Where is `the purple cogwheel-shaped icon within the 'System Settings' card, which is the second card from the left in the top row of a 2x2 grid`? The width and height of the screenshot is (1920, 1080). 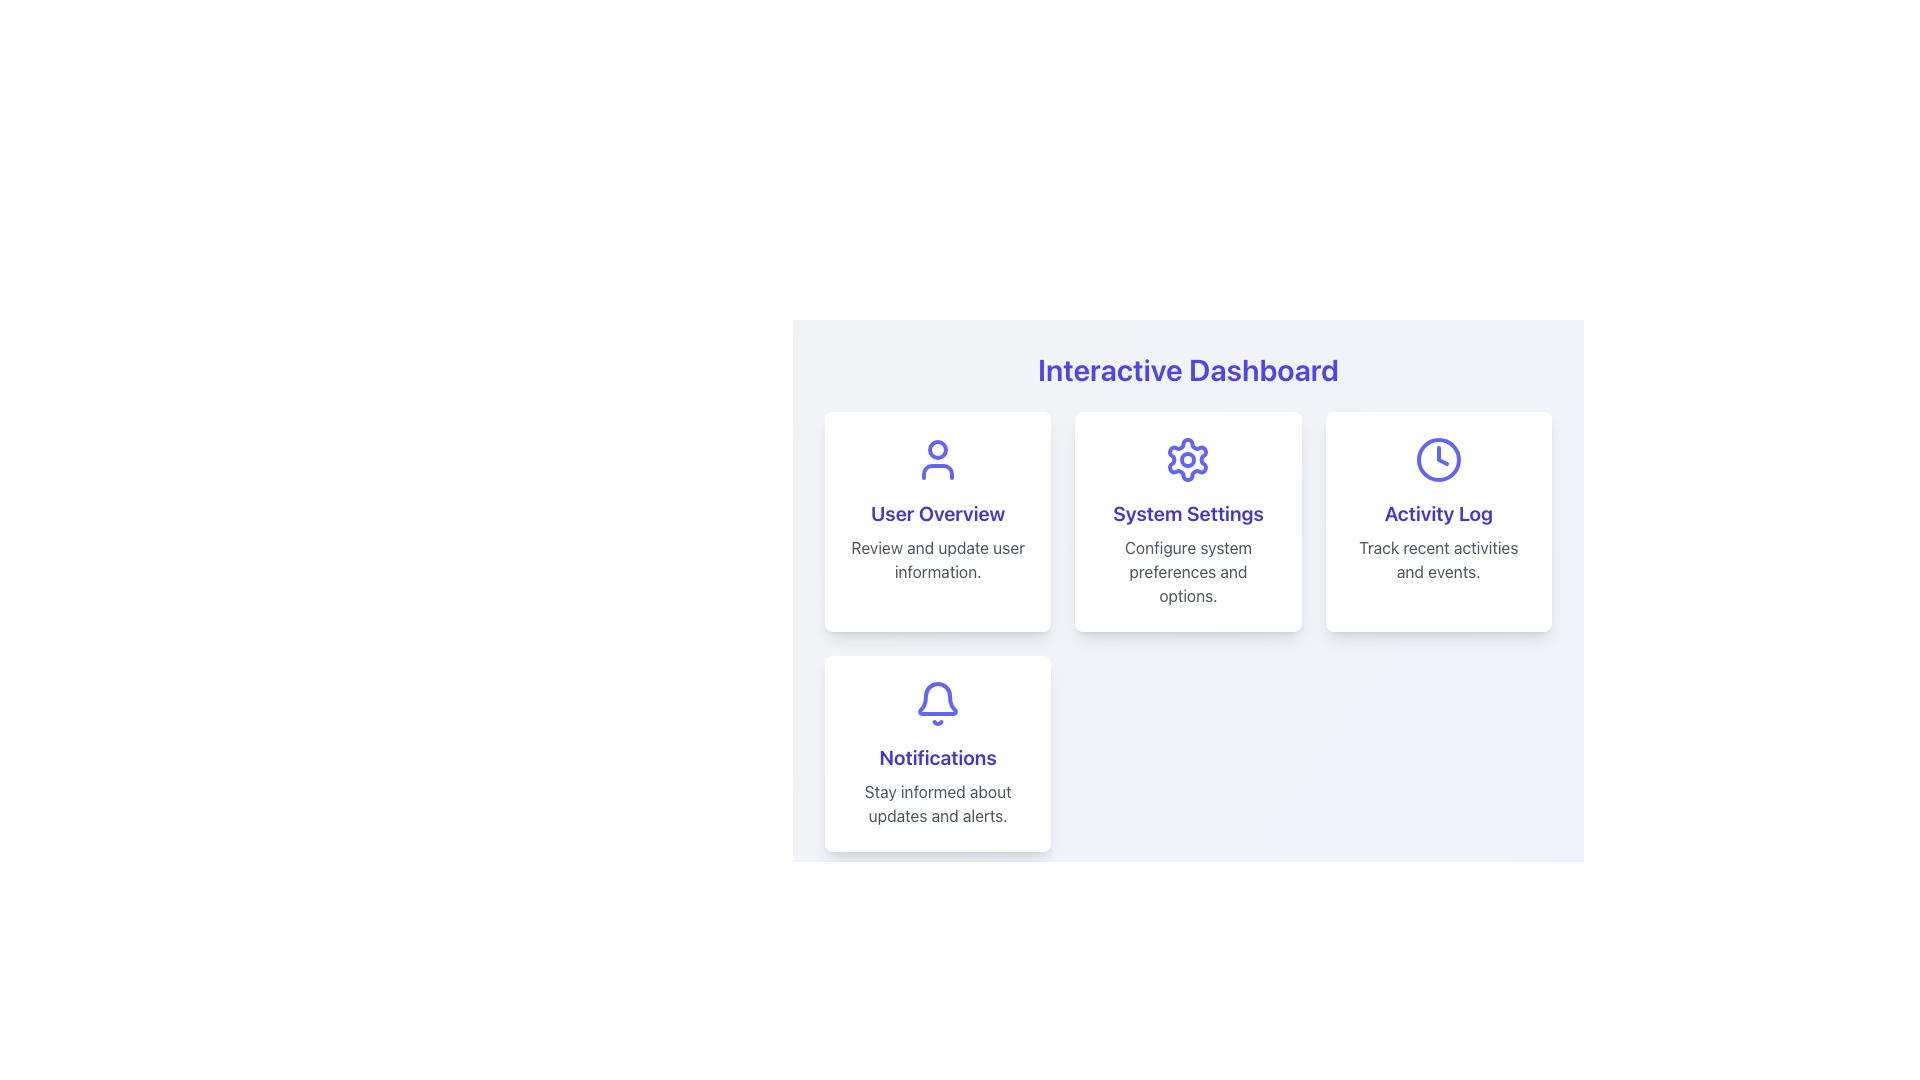
the purple cogwheel-shaped icon within the 'System Settings' card, which is the second card from the left in the top row of a 2x2 grid is located at coordinates (1188, 459).